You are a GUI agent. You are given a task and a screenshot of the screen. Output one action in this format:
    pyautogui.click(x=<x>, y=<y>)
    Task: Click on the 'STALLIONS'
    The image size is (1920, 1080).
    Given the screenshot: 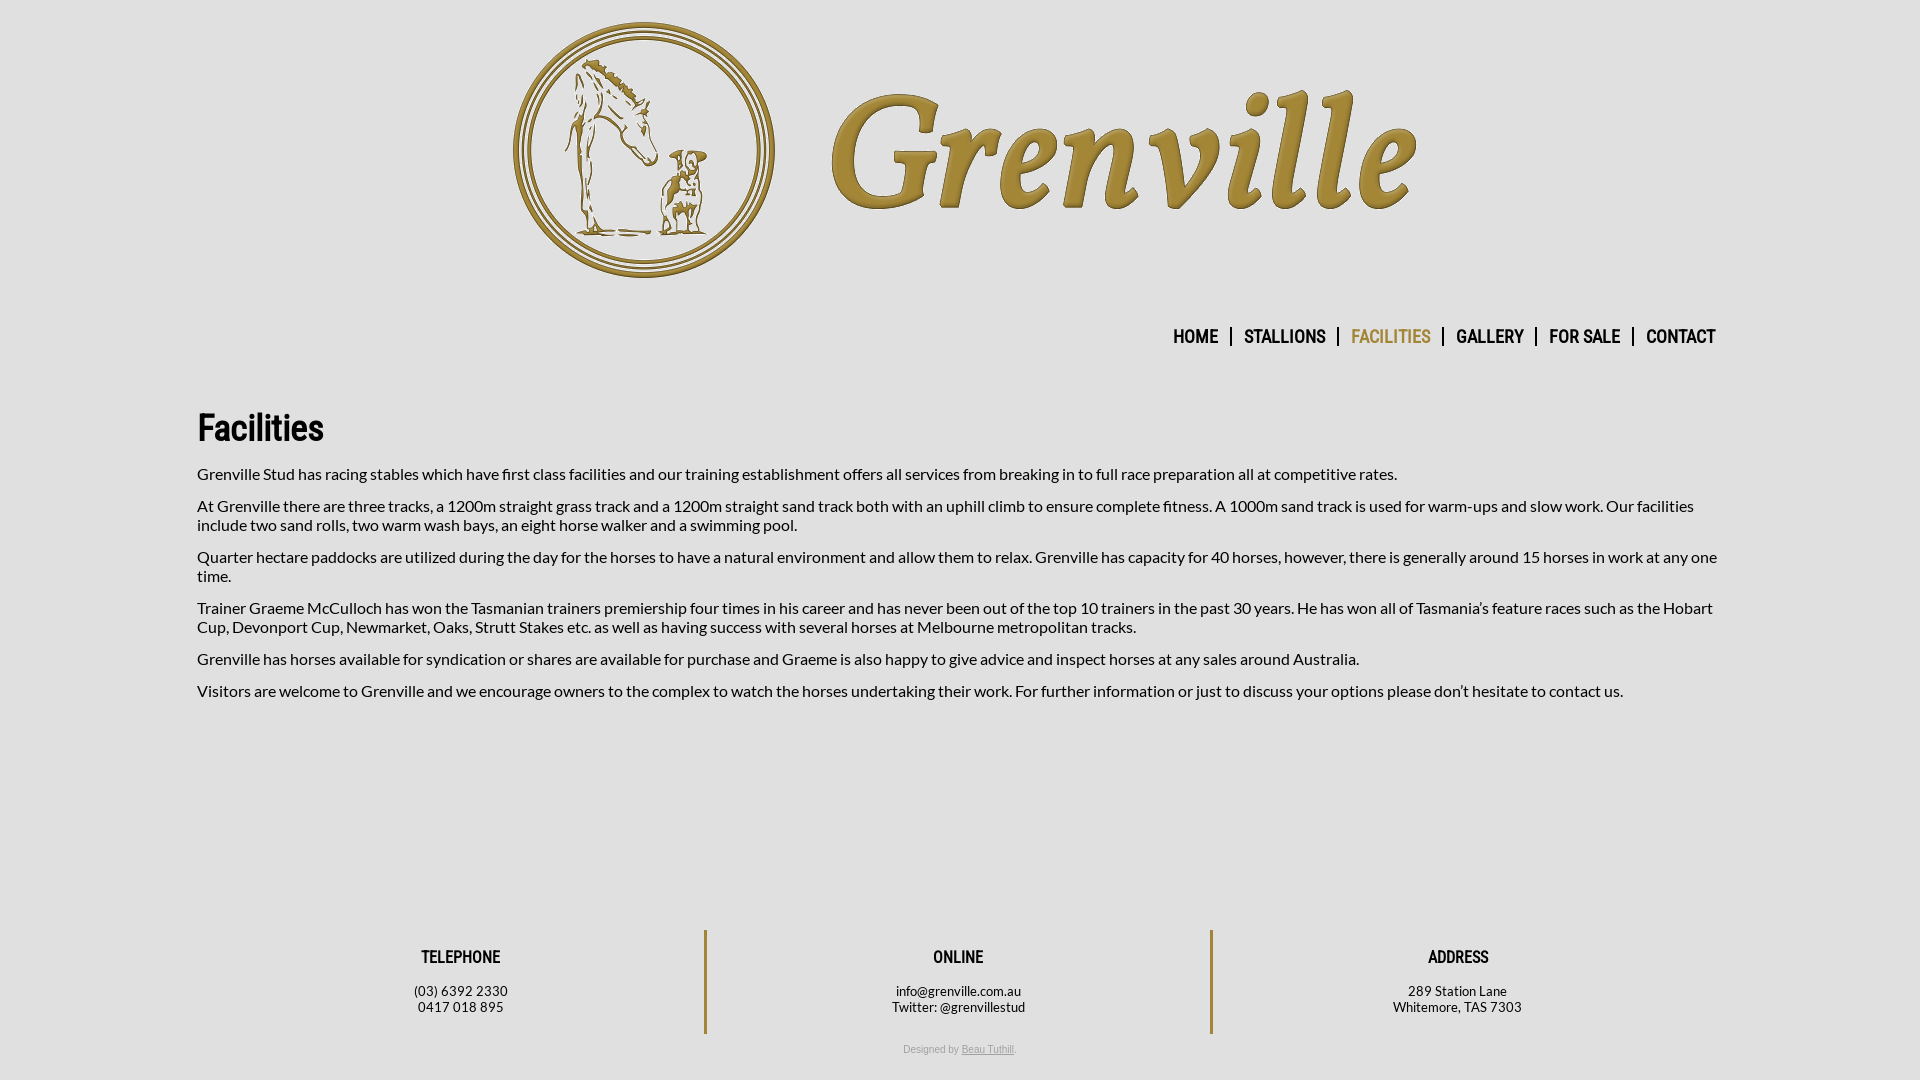 What is the action you would take?
    pyautogui.click(x=1284, y=335)
    